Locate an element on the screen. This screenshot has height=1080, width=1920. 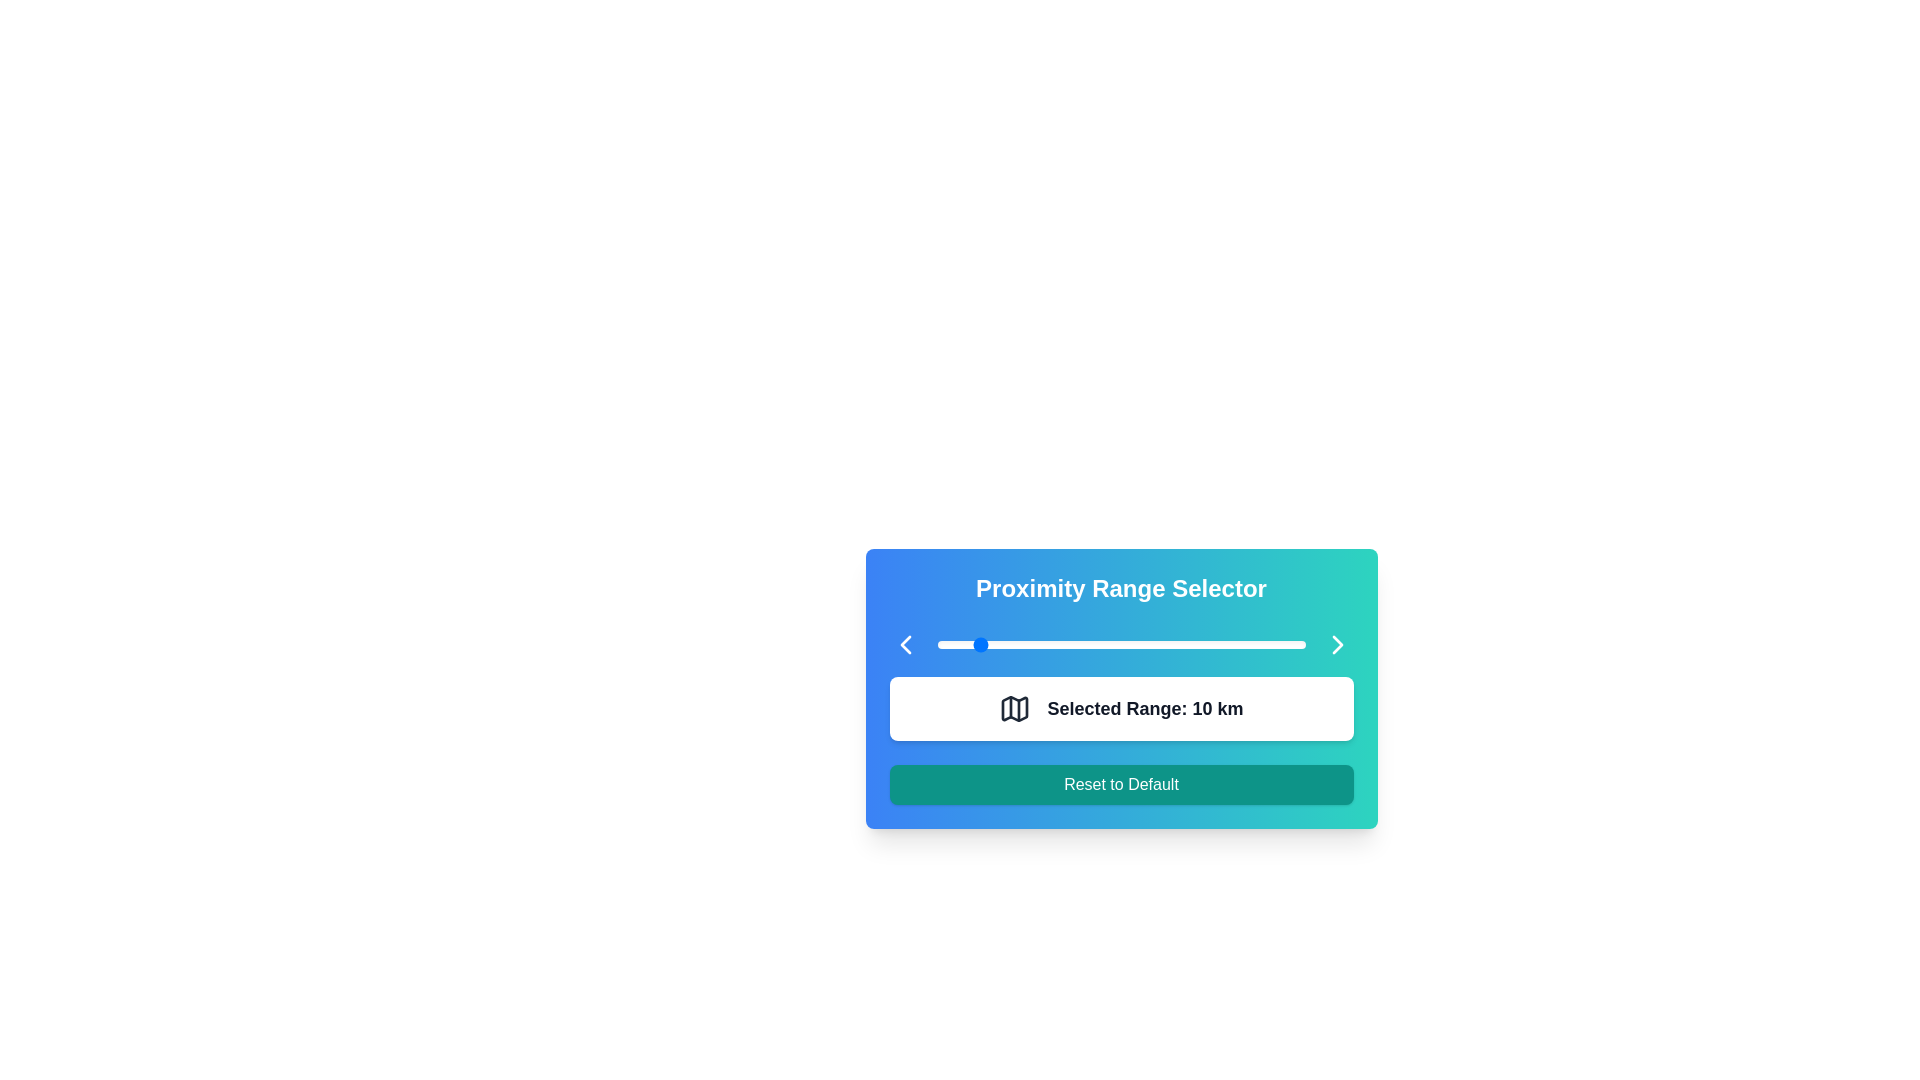
the proximity range is located at coordinates (1301, 644).